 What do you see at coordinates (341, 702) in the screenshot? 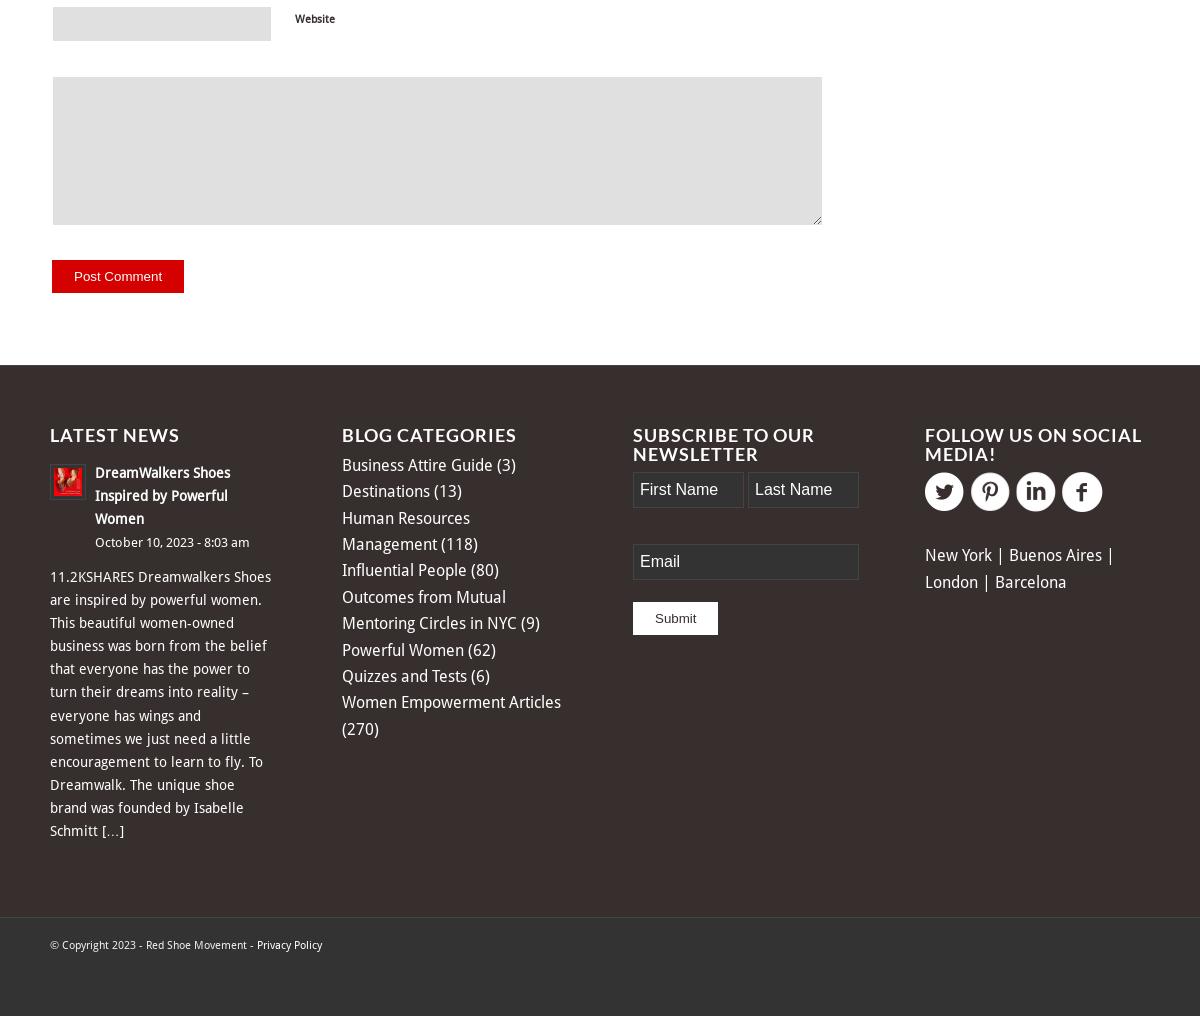
I see `'Women Empowerment Articles'` at bounding box center [341, 702].